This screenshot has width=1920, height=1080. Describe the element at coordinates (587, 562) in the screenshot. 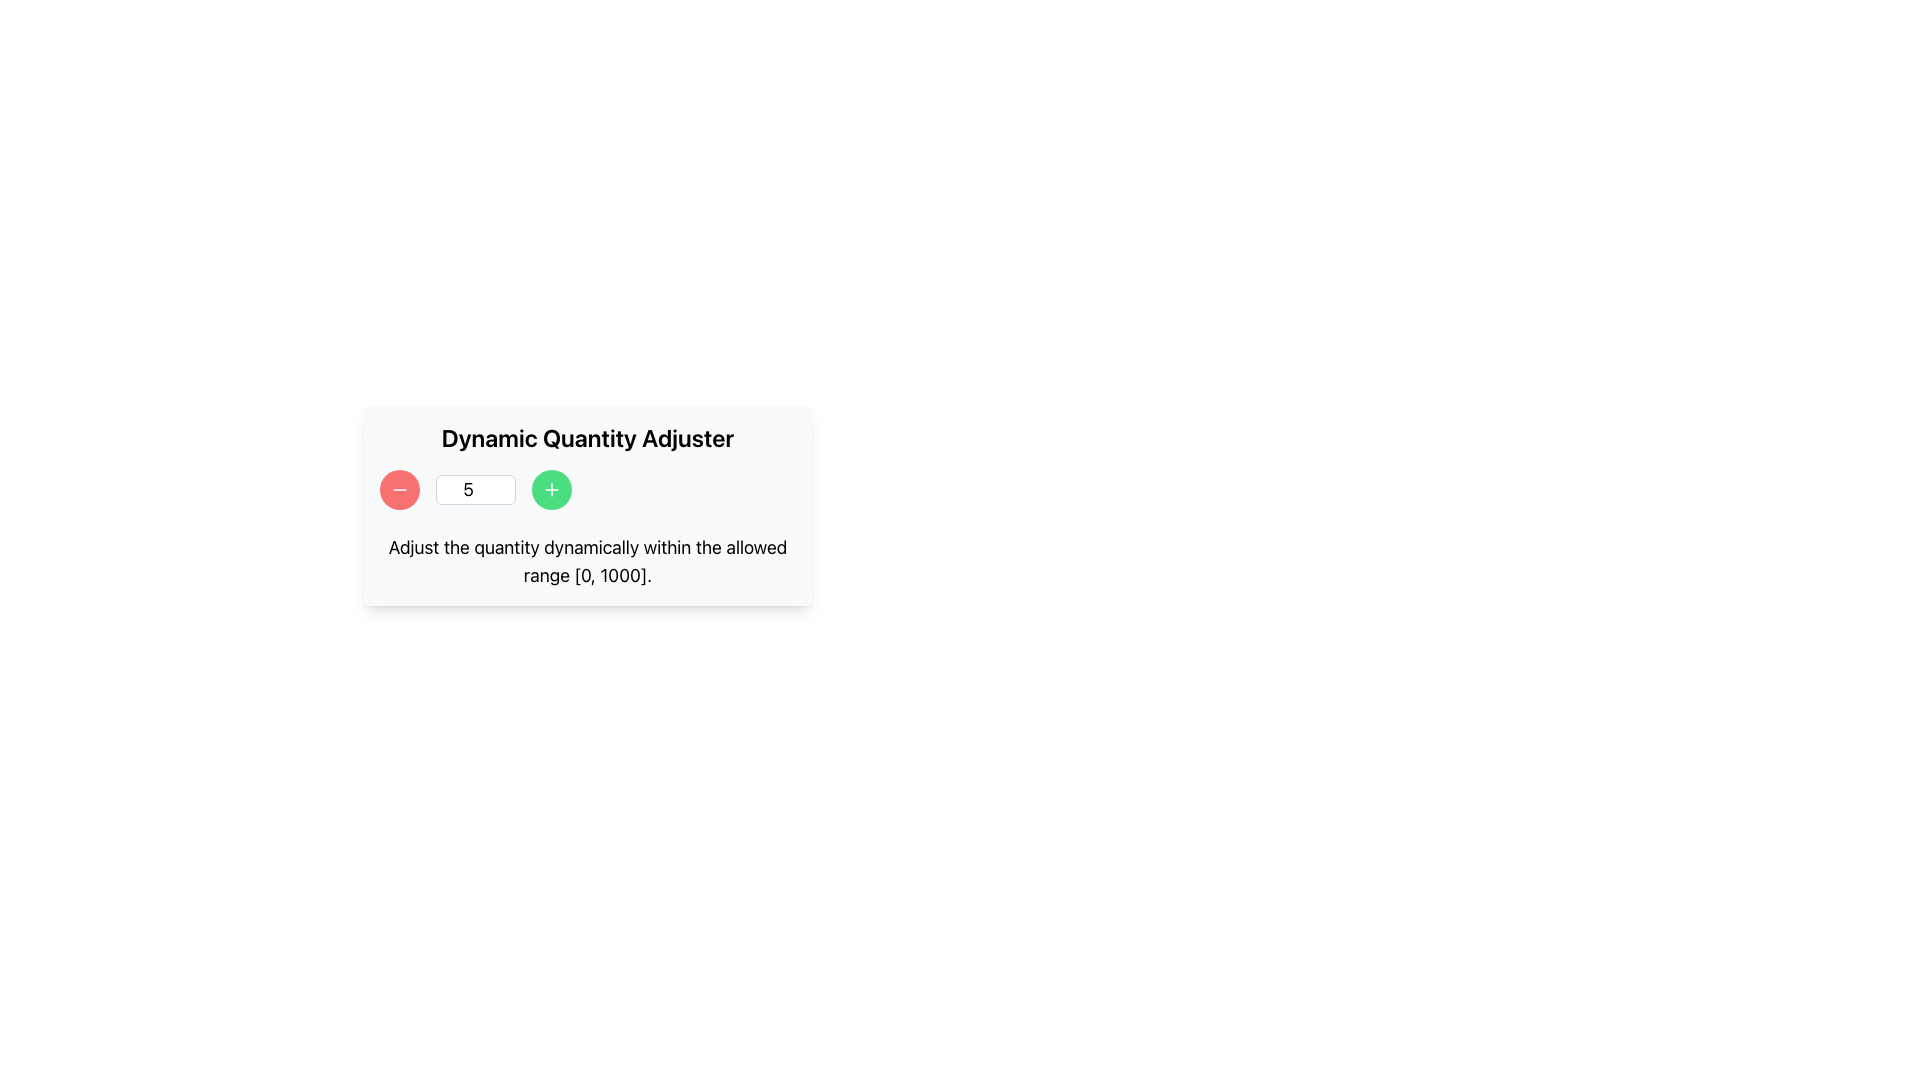

I see `the text element that states 'Adjust the quantity dynamically within the allowed range [0, 1000].' which is located below the number adjustment component` at that location.